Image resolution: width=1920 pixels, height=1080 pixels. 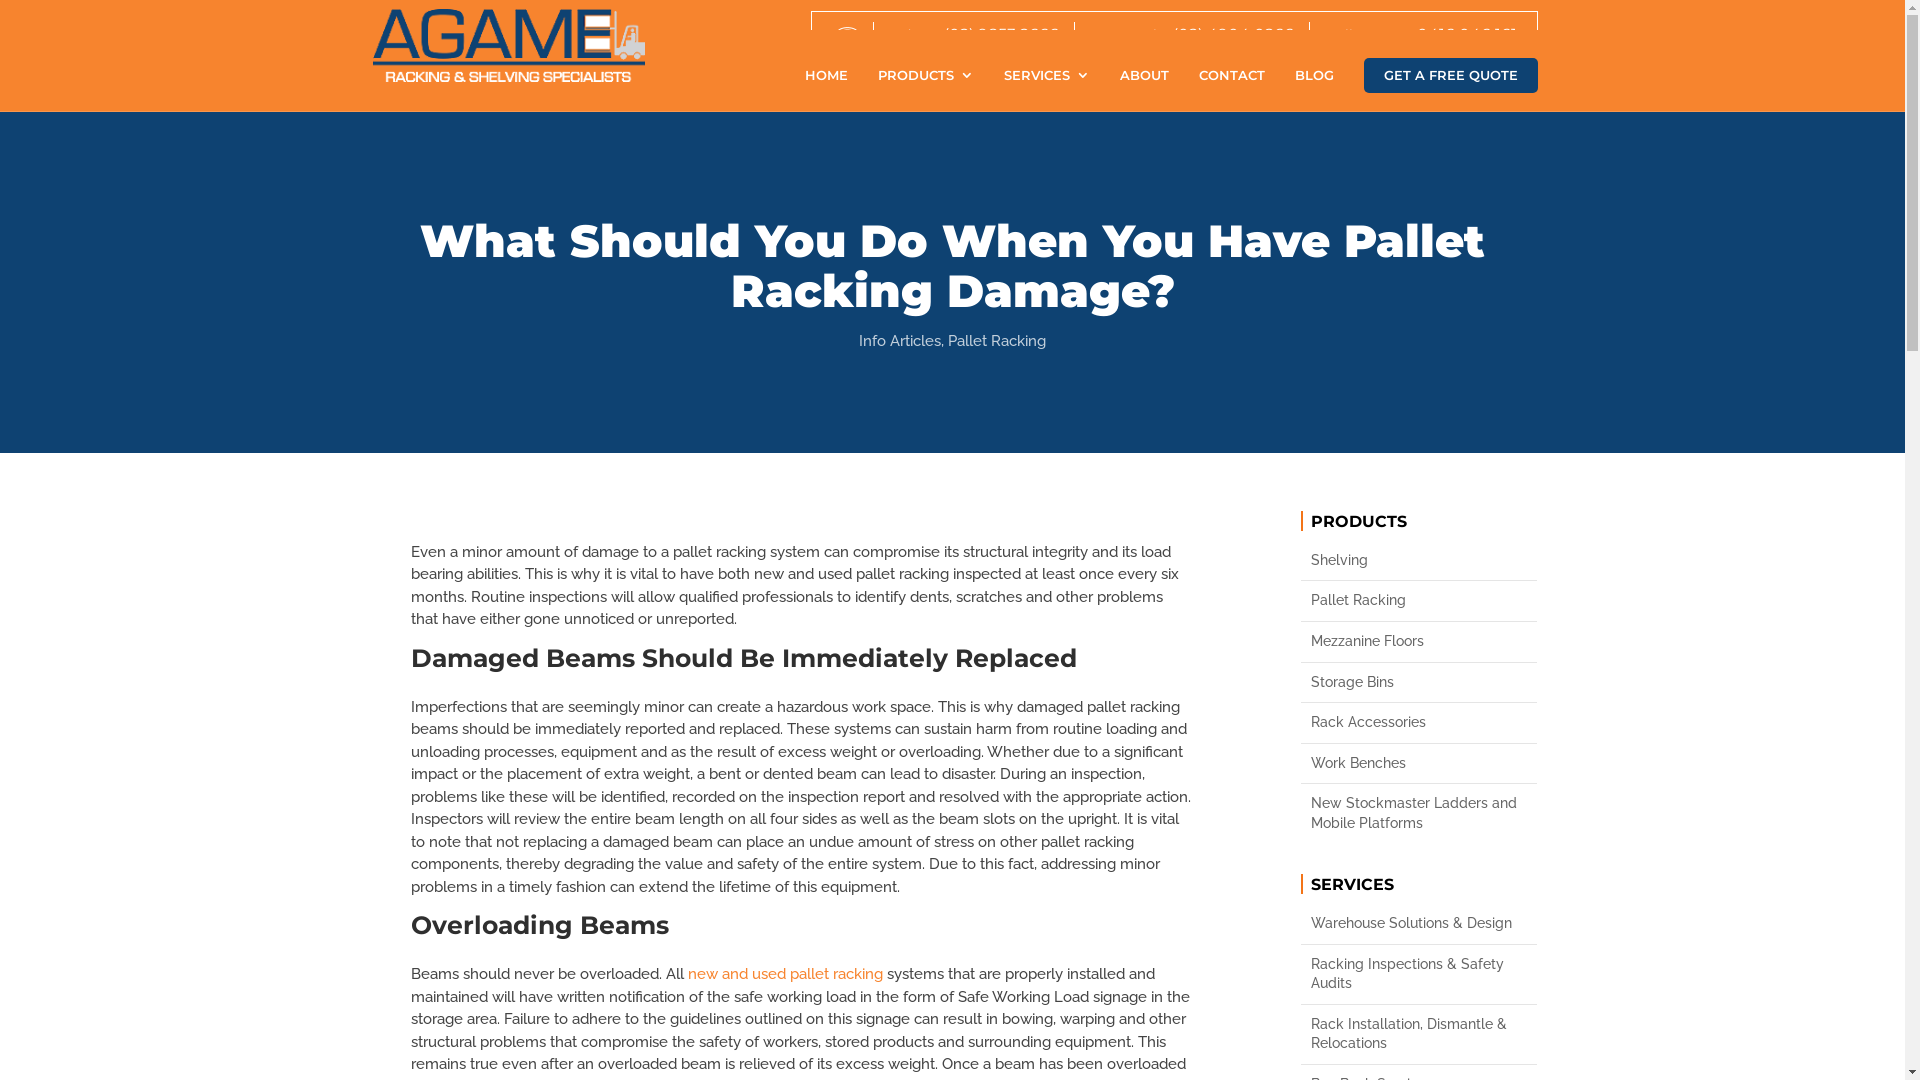 I want to click on 'Rack Accessories', so click(x=1310, y=722).